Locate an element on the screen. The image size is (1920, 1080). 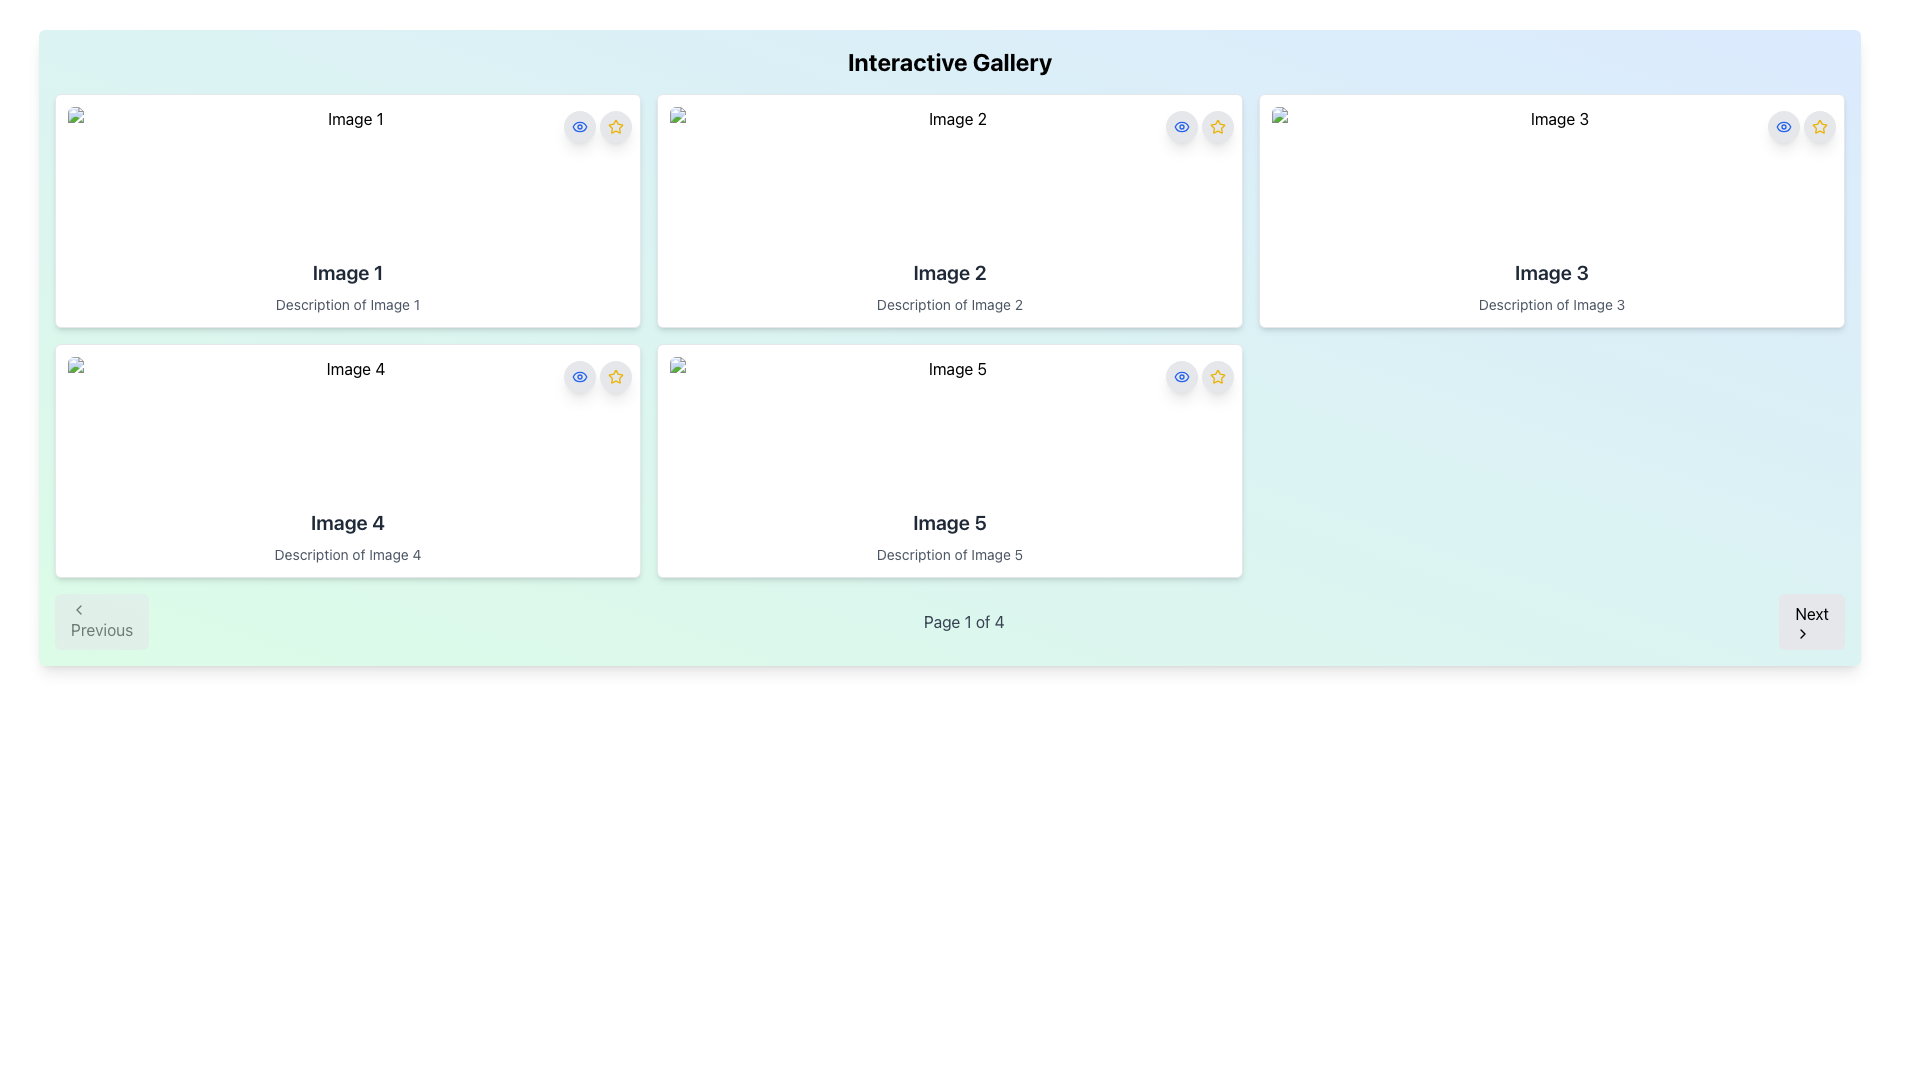
the eye icon located in the top-right corner of the card labeled 'Image 3' is located at coordinates (1784, 127).